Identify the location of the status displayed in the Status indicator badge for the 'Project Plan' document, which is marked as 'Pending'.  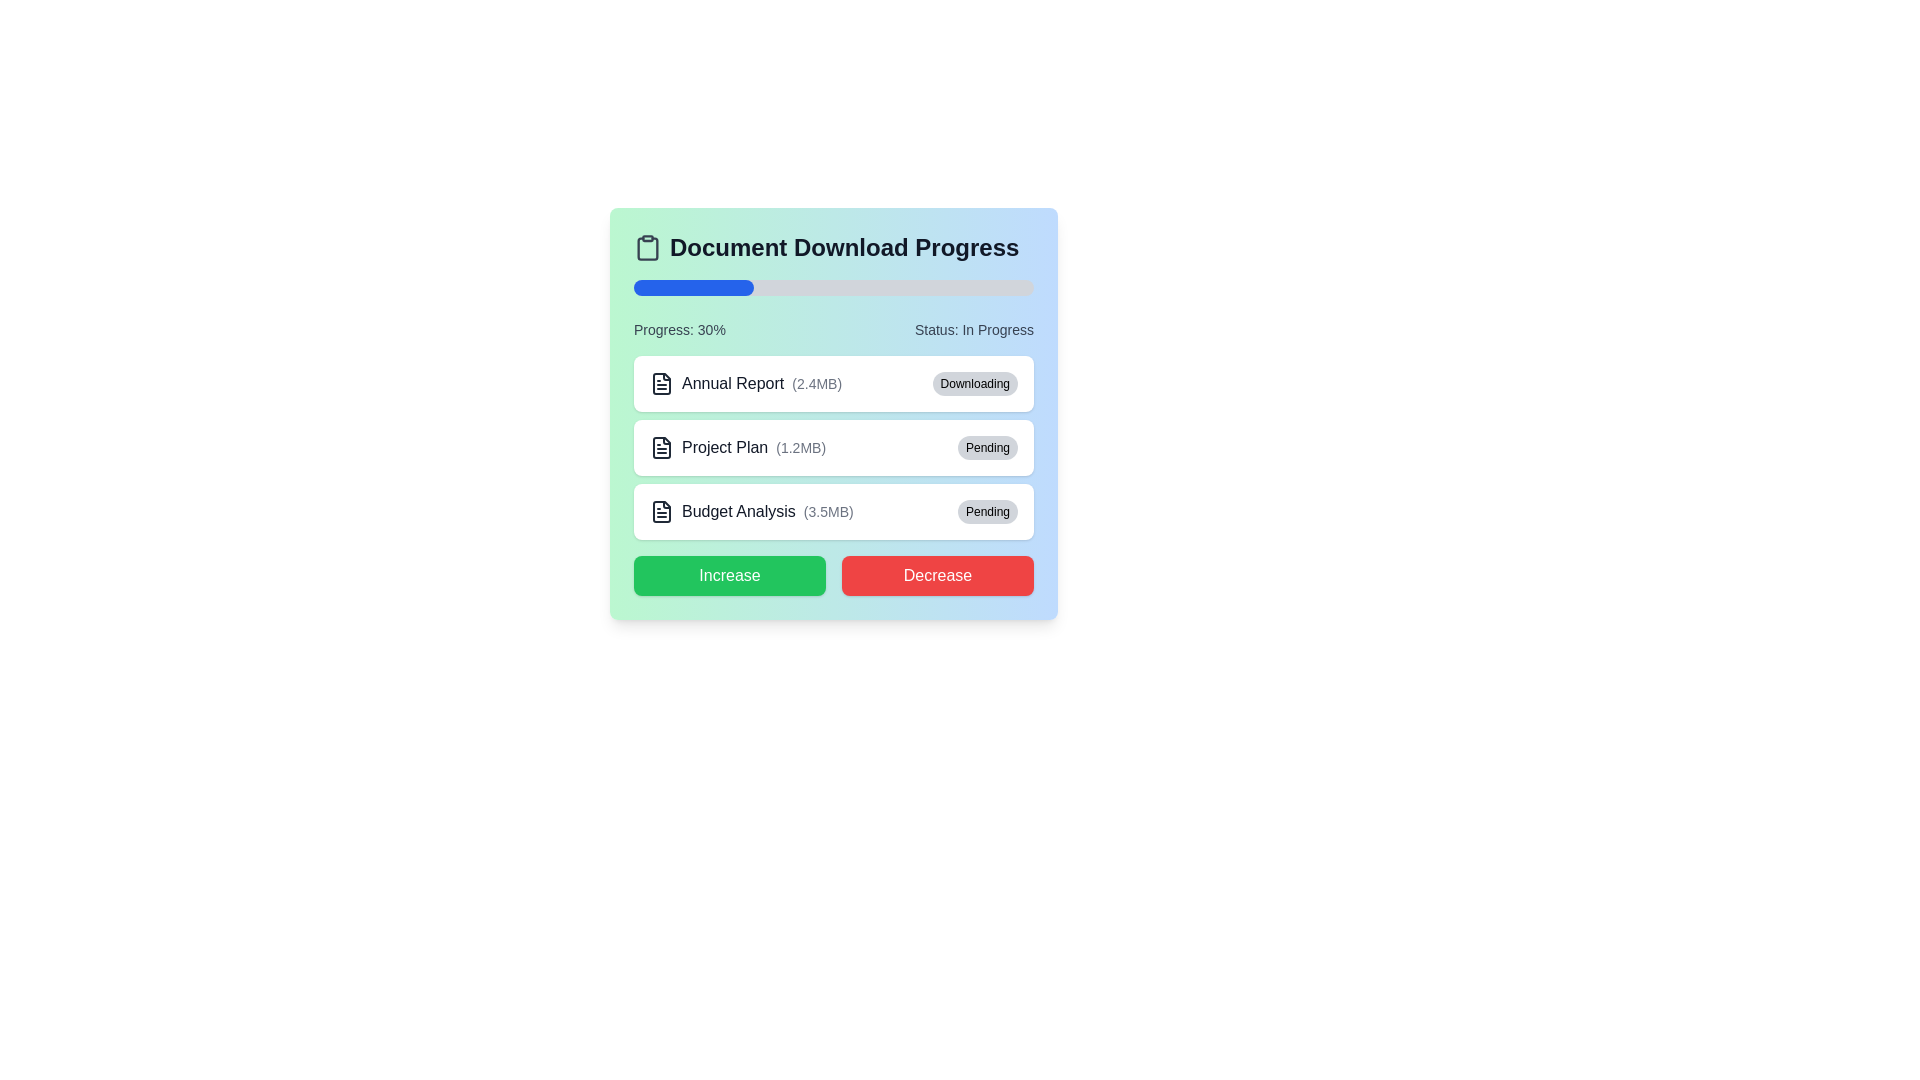
(988, 446).